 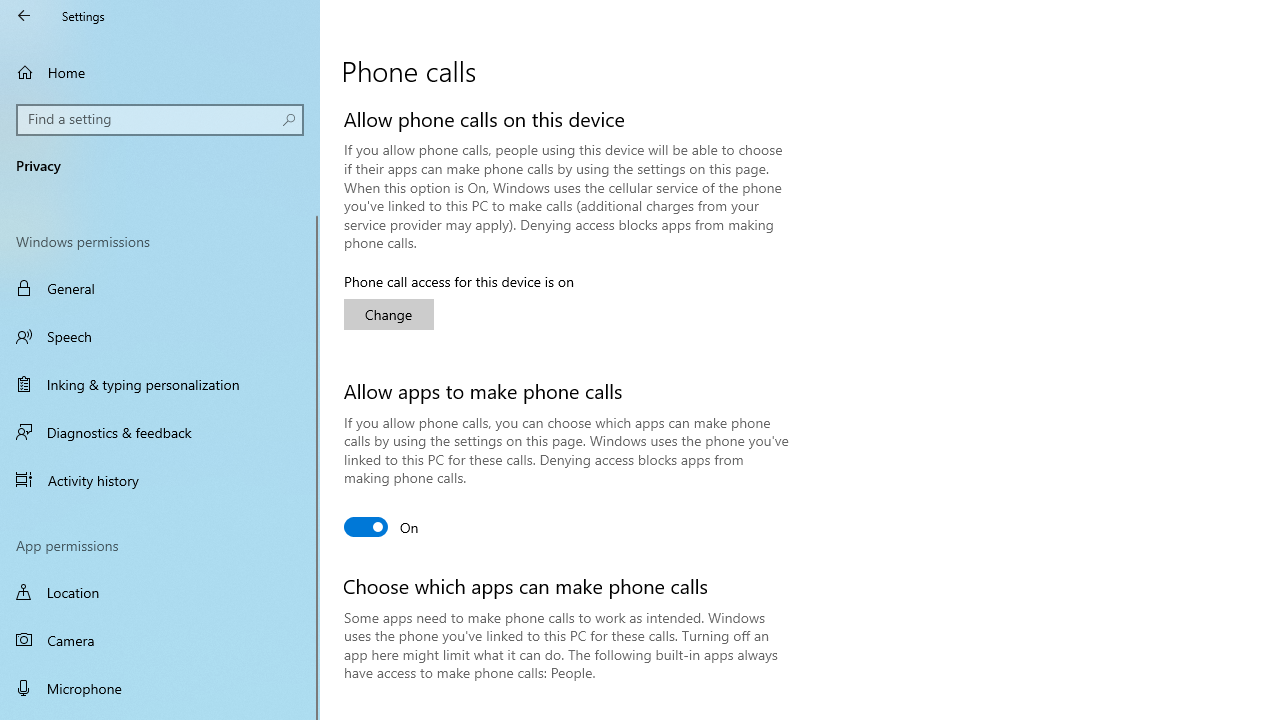 I want to click on 'Back', so click(x=24, y=15).